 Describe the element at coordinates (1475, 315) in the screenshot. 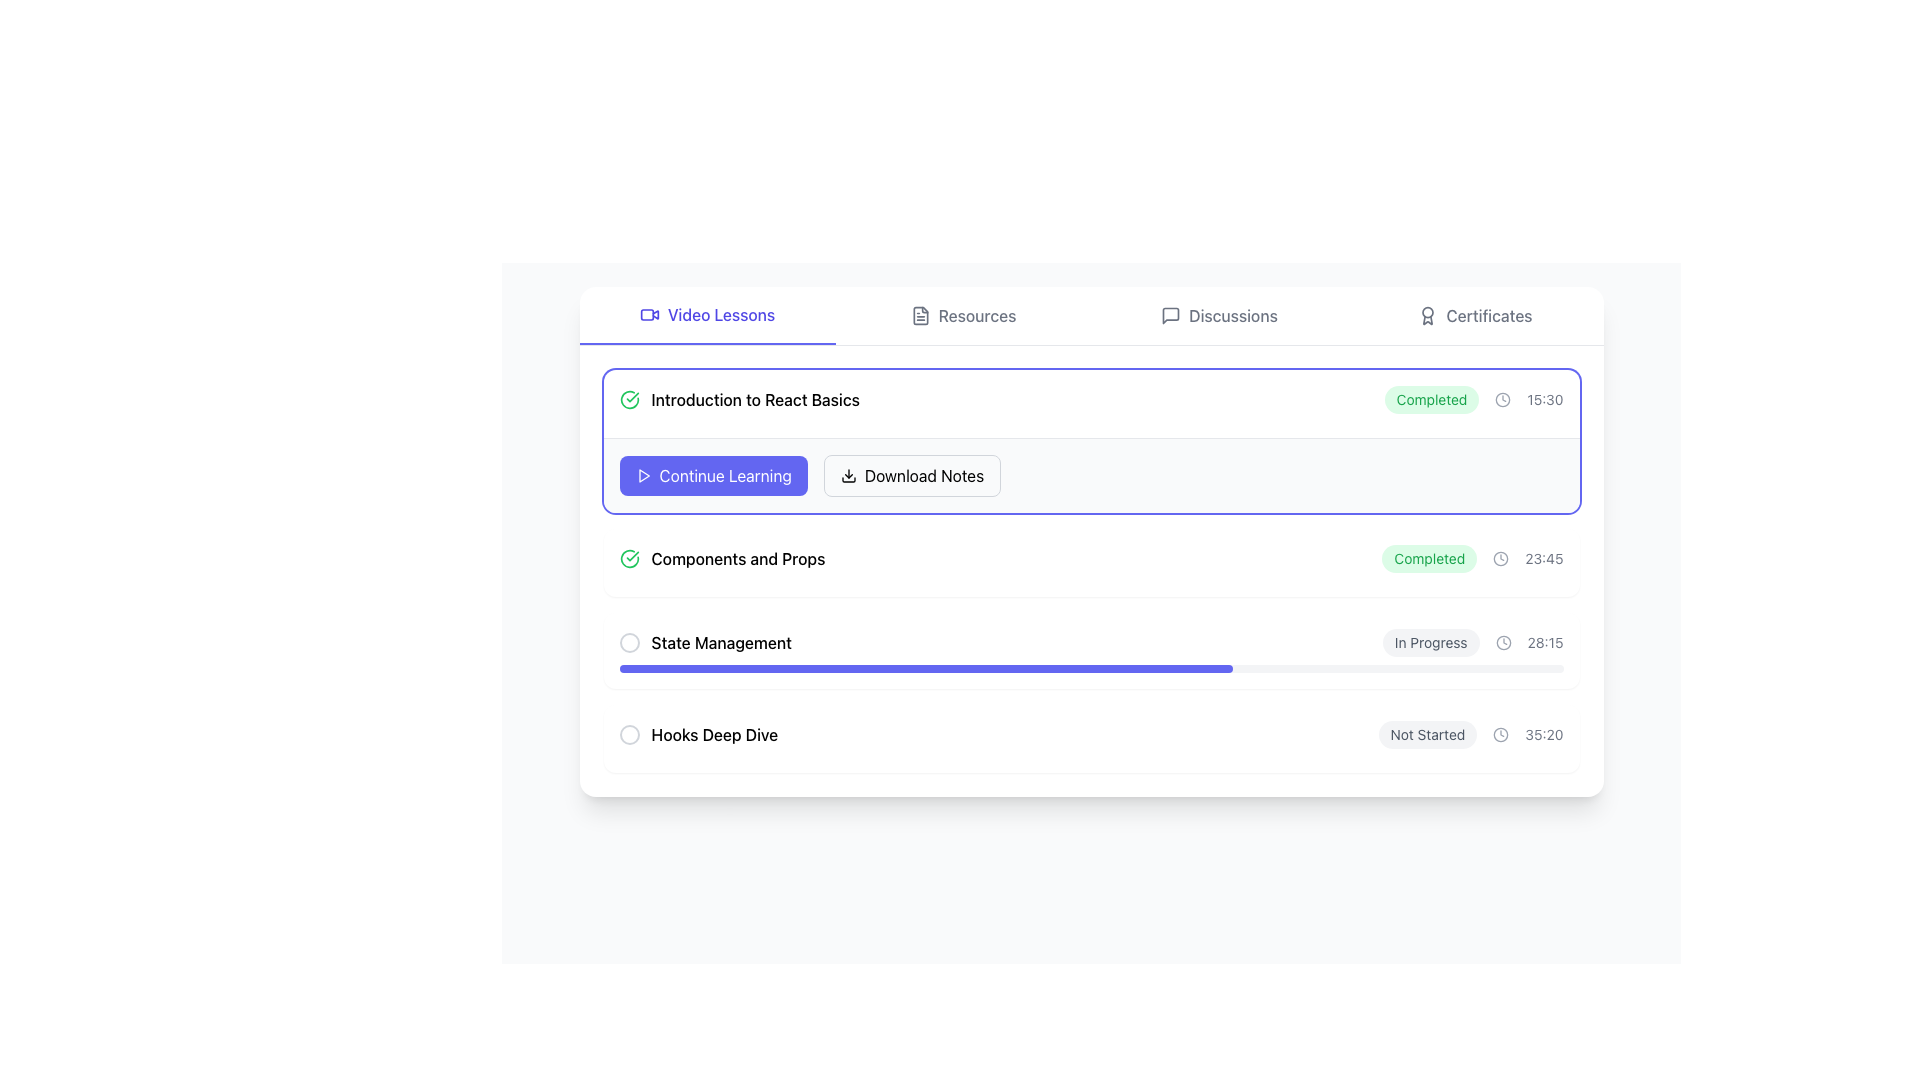

I see `the 'Certificates' tab-like navigation button, which features an icon of a medal or award and is styled with gray font. It is the last tab in the navigation bar, located to the right of 'Discussions'` at that location.